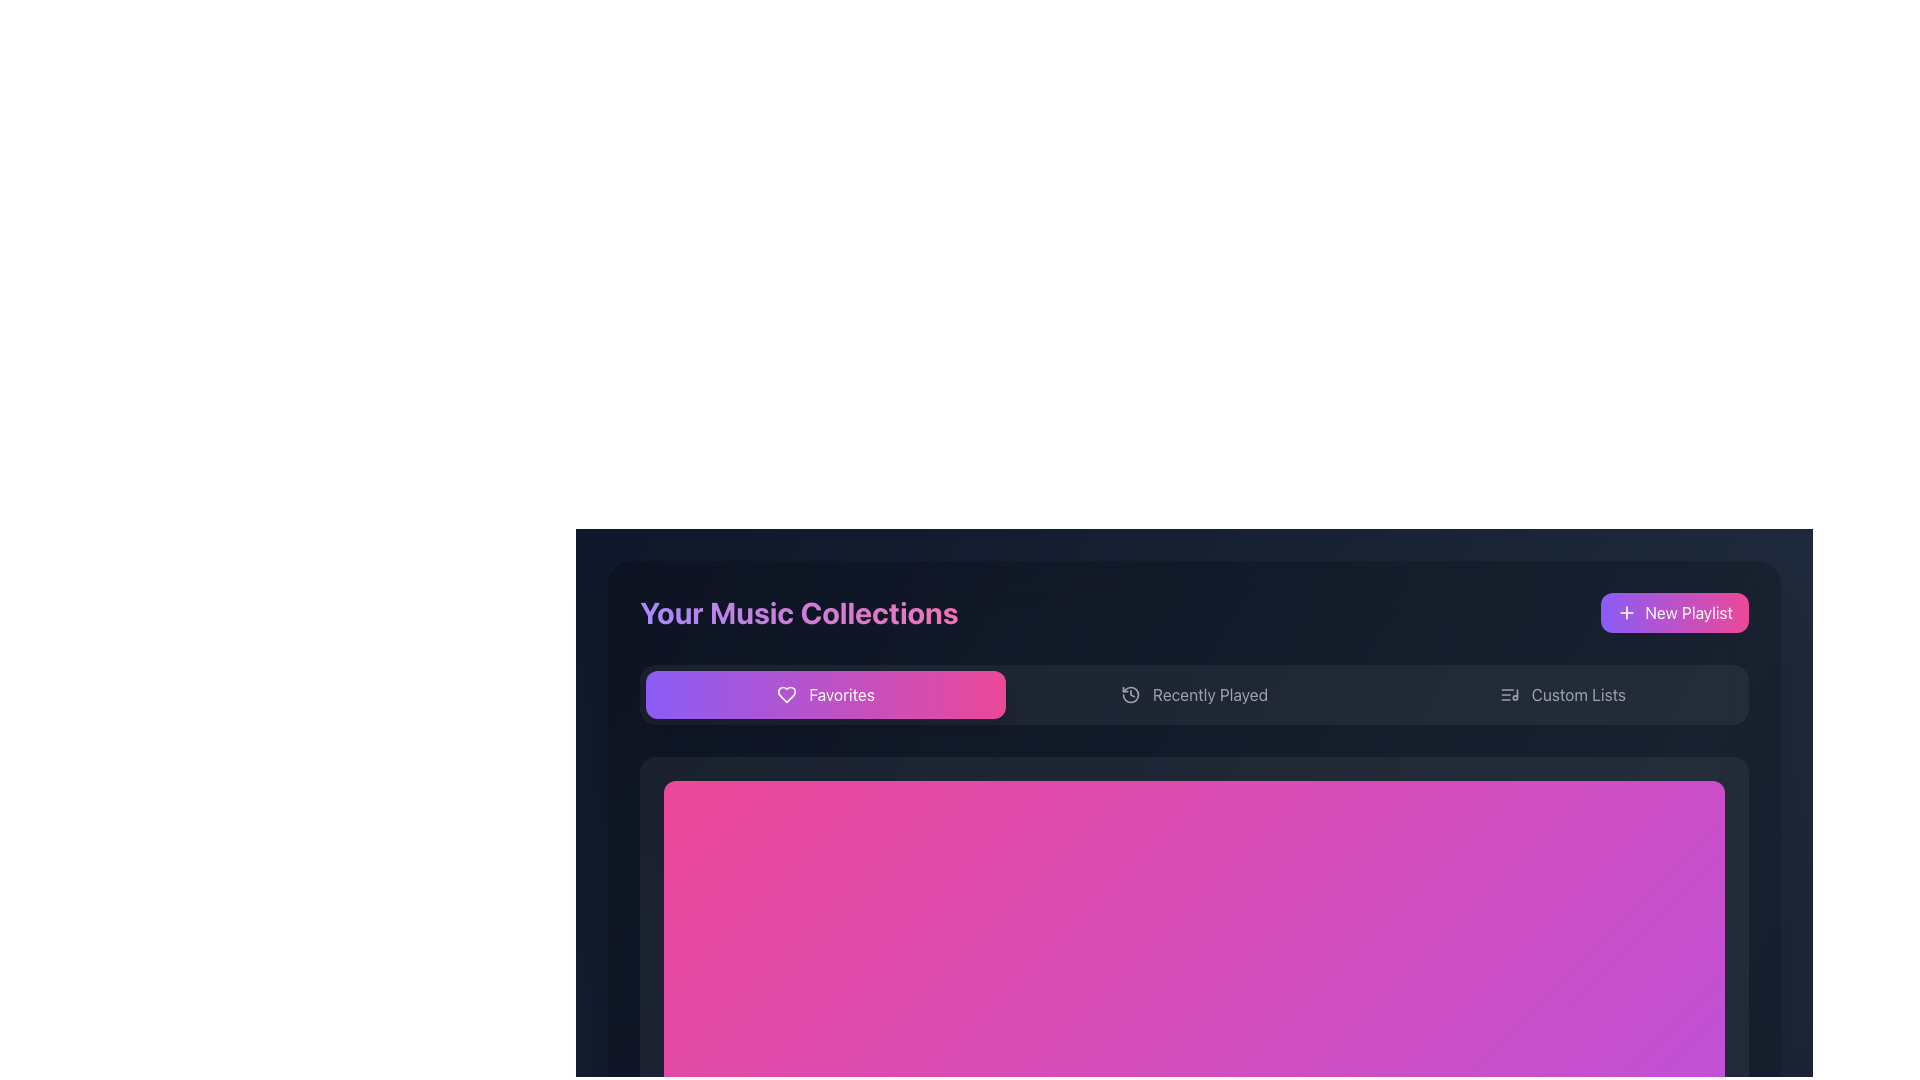 The image size is (1920, 1080). Describe the element at coordinates (1688, 612) in the screenshot. I see `the 'Create New Playlist' button located in the top-right corner of the 'Your Music Collections' panel` at that location.